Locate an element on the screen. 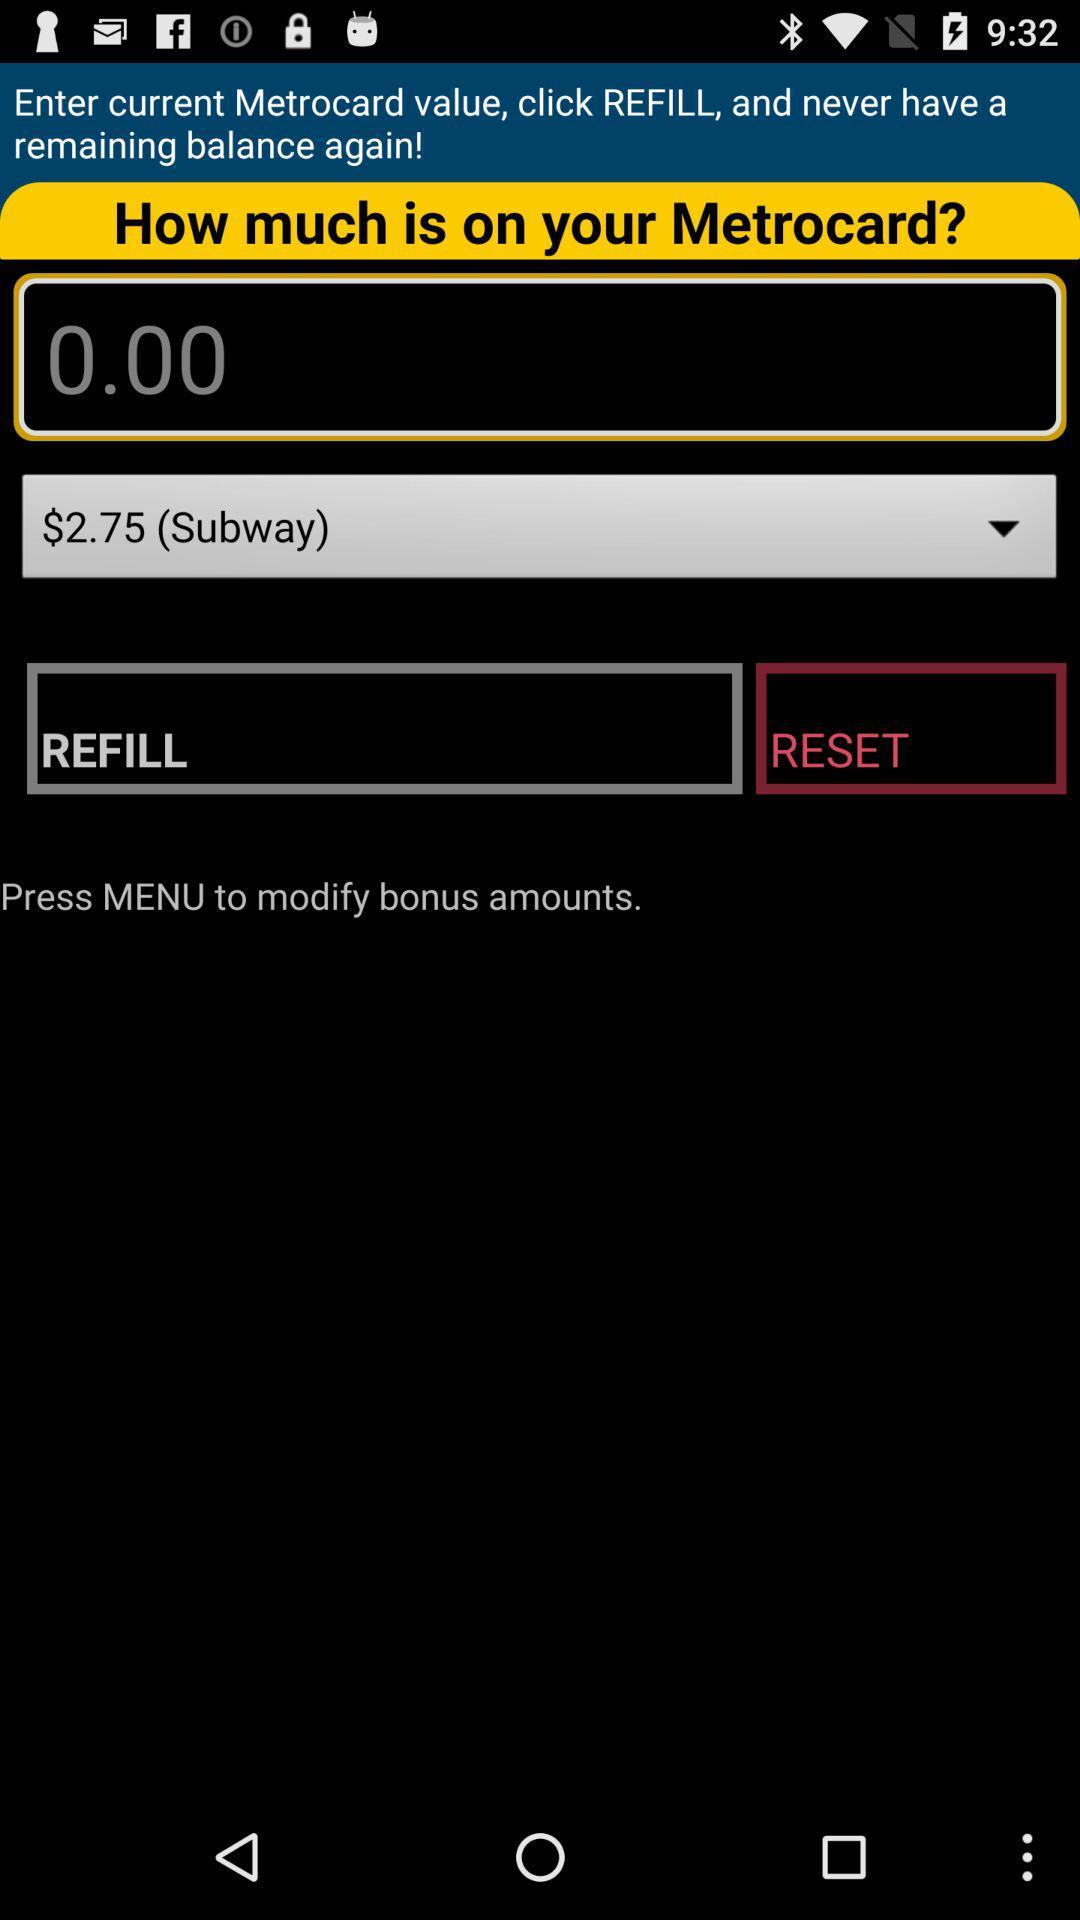 The height and width of the screenshot is (1920, 1080). metorcard amount is located at coordinates (540, 356).